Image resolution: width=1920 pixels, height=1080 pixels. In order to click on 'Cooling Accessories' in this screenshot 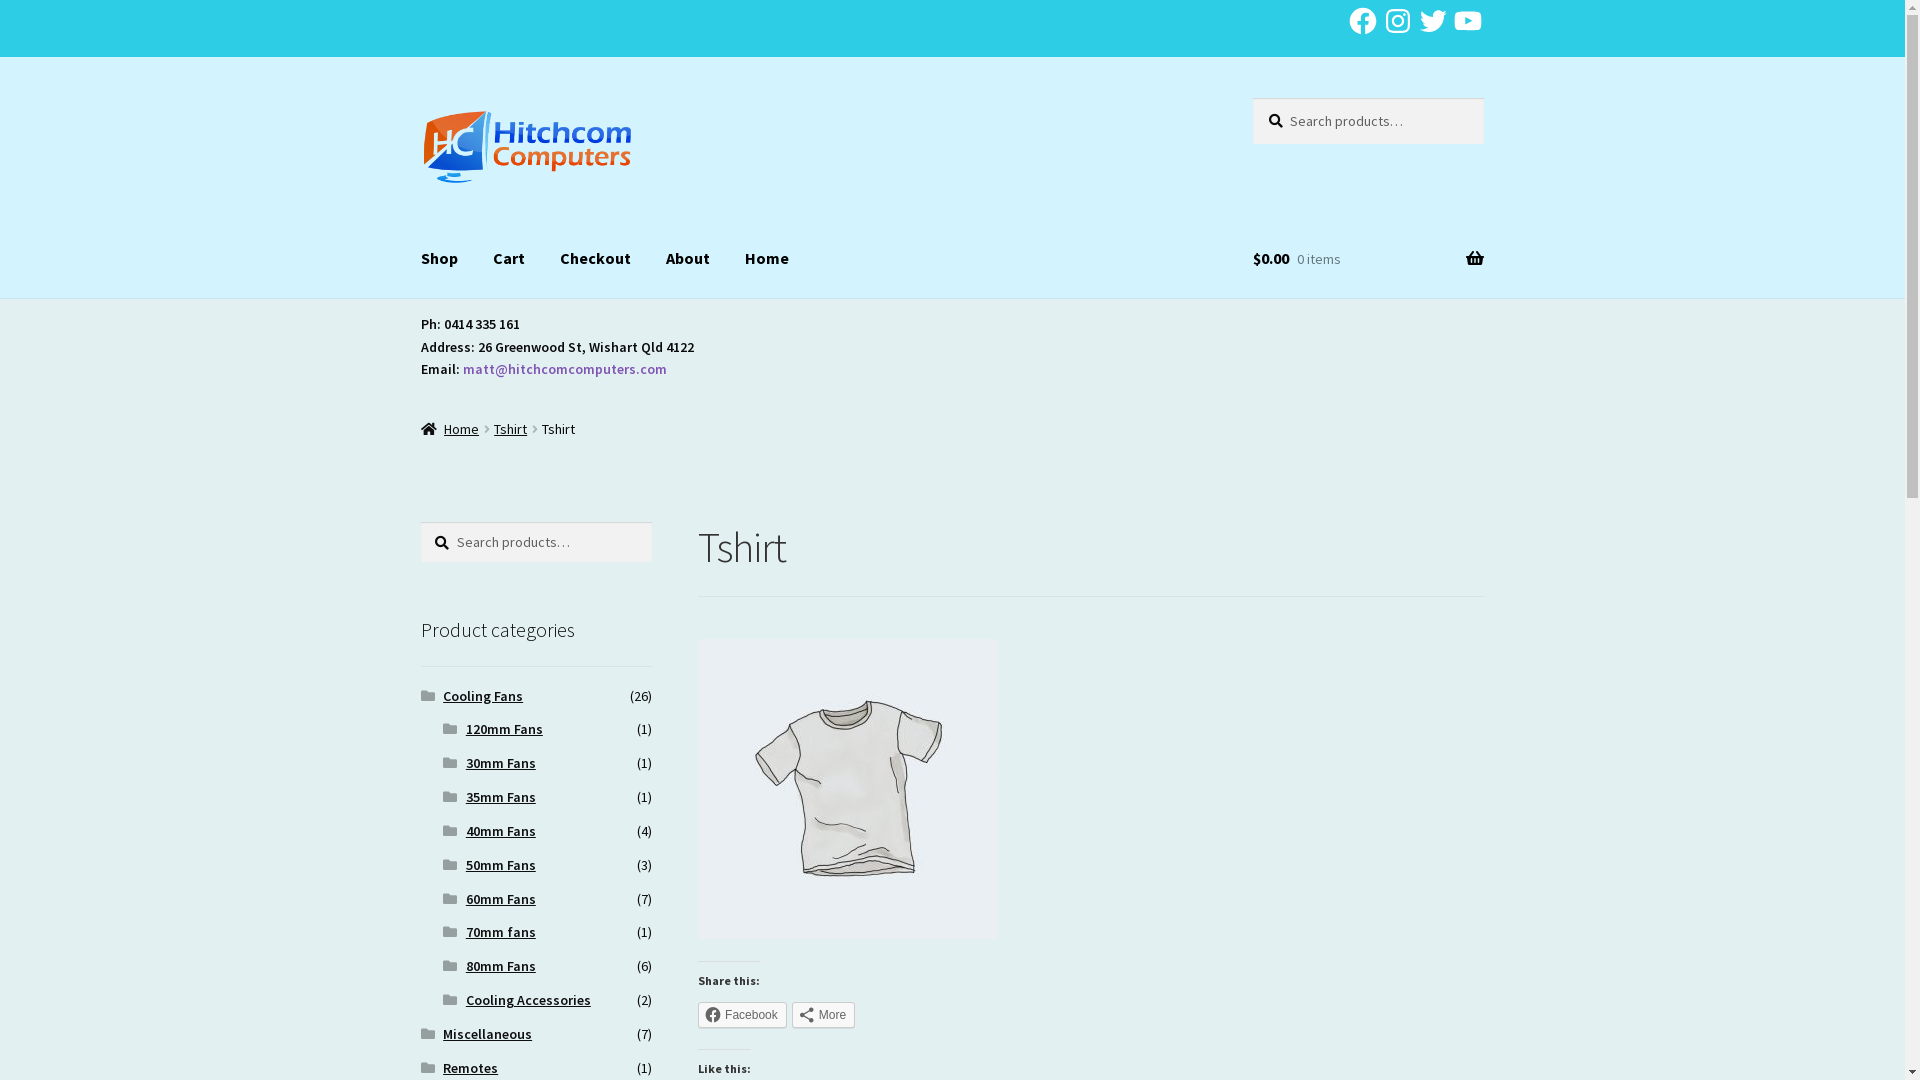, I will do `click(464, 999)`.